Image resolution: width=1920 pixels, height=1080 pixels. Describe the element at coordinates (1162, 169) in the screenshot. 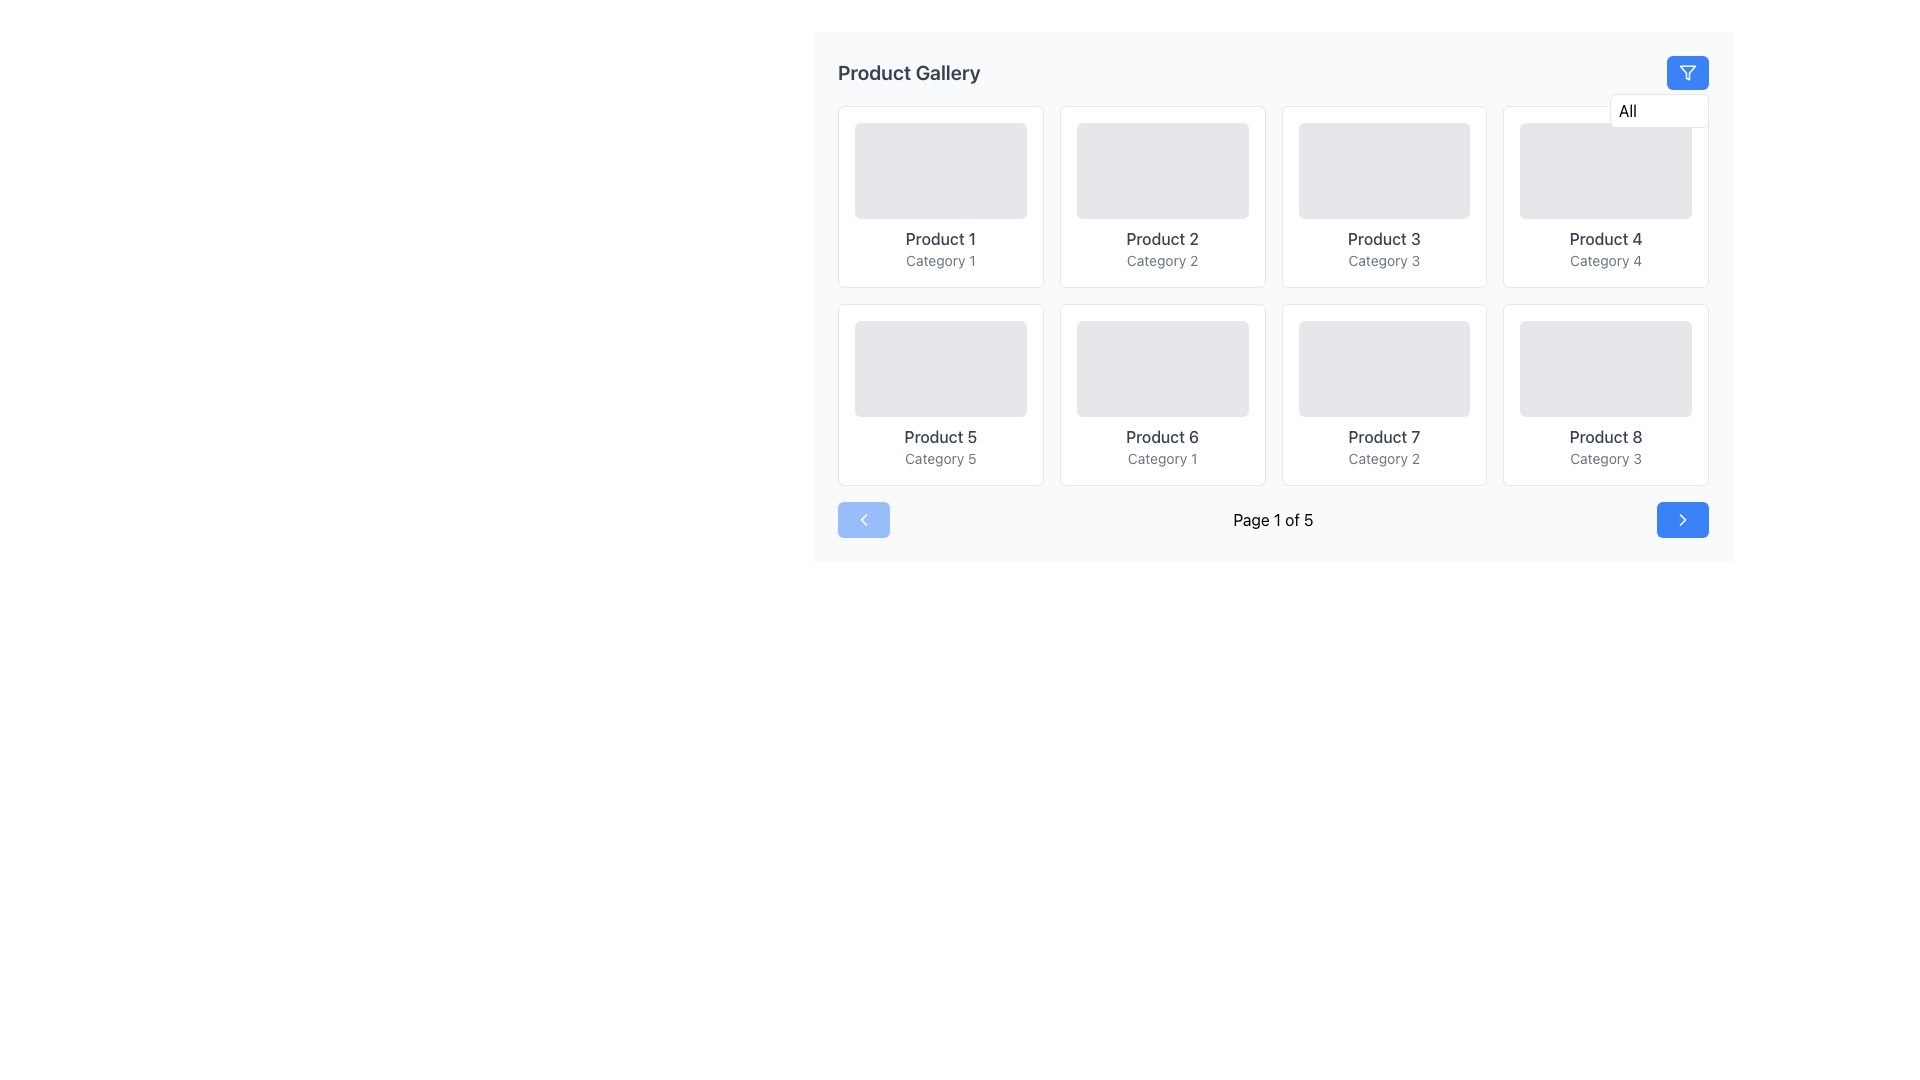

I see `the Image placeholder for 'Product 2' in 'Category 2' located within the 'Product Gallery' grid layout` at that location.